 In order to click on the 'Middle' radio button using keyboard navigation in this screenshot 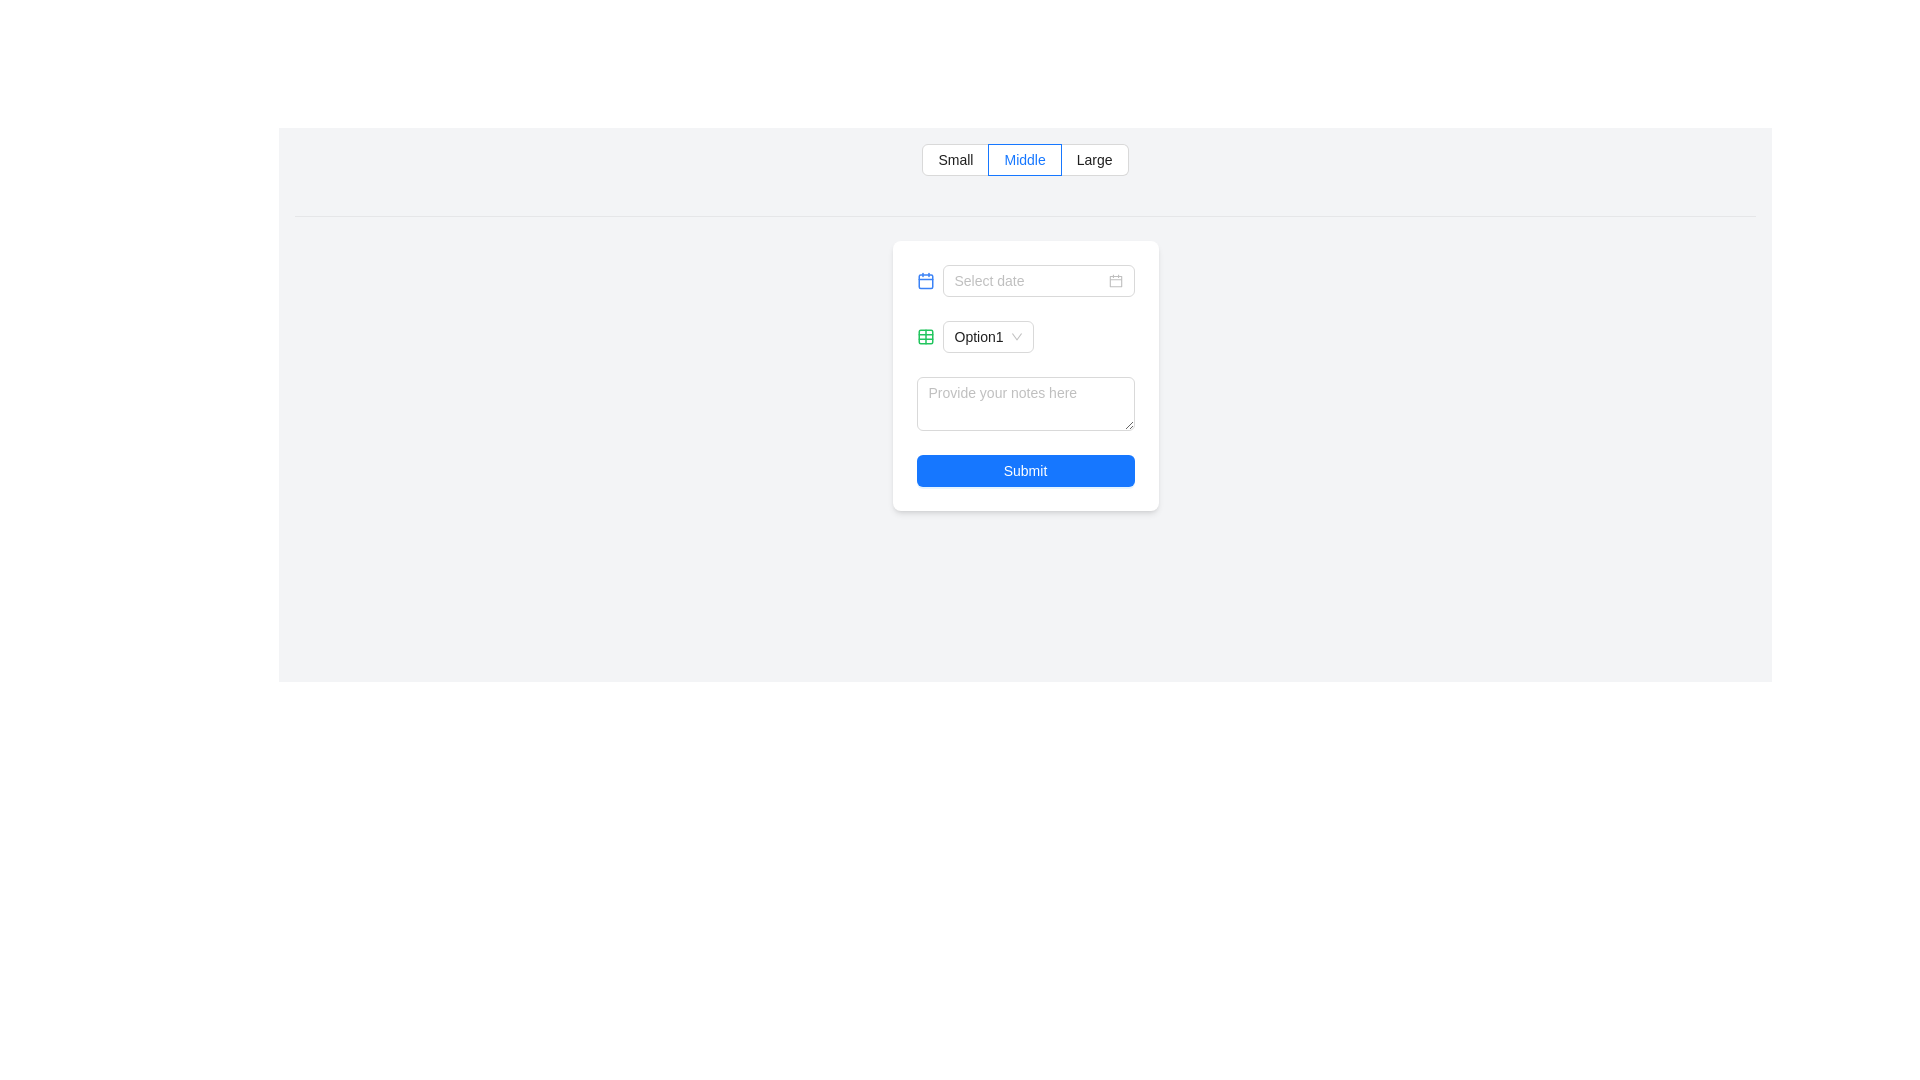, I will do `click(1025, 158)`.